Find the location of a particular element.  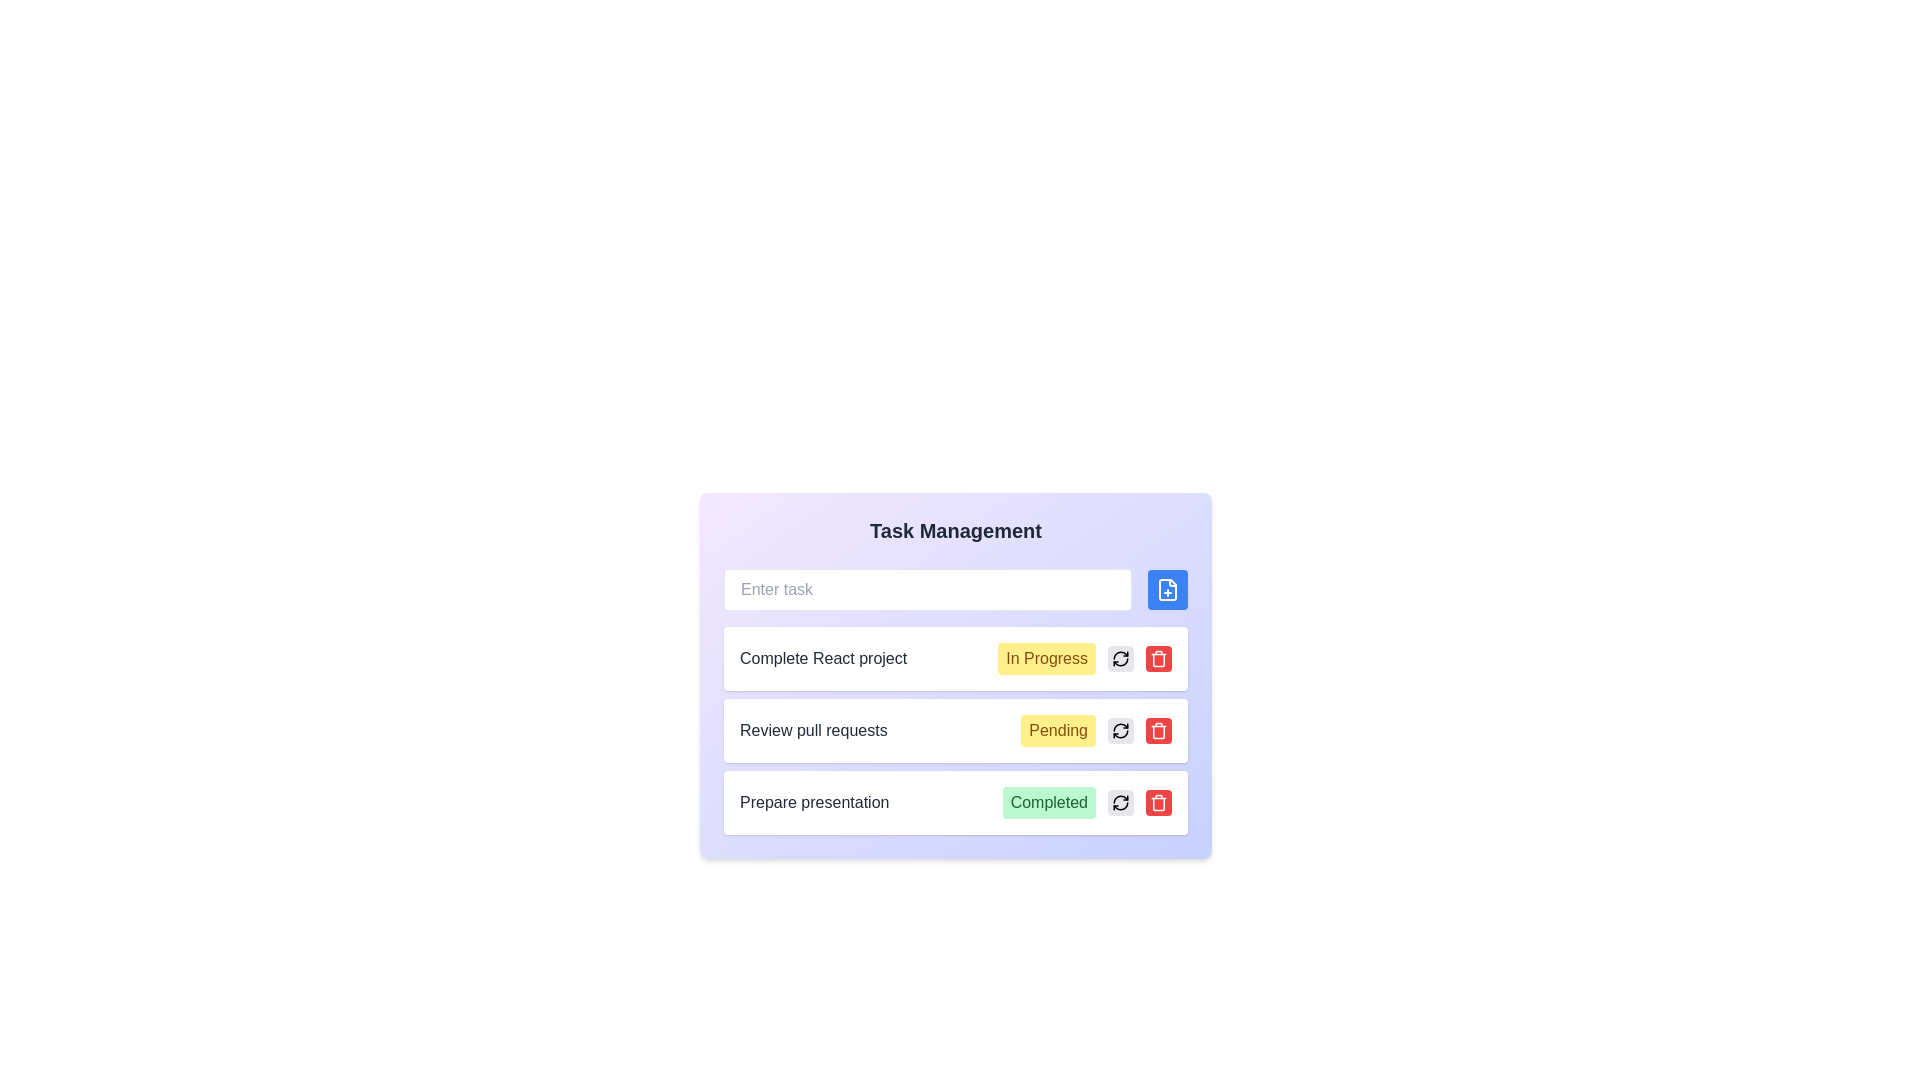

the submission button located to the right of the 'Enter task' input field in the task management interface to observe hover effects is located at coordinates (1167, 589).